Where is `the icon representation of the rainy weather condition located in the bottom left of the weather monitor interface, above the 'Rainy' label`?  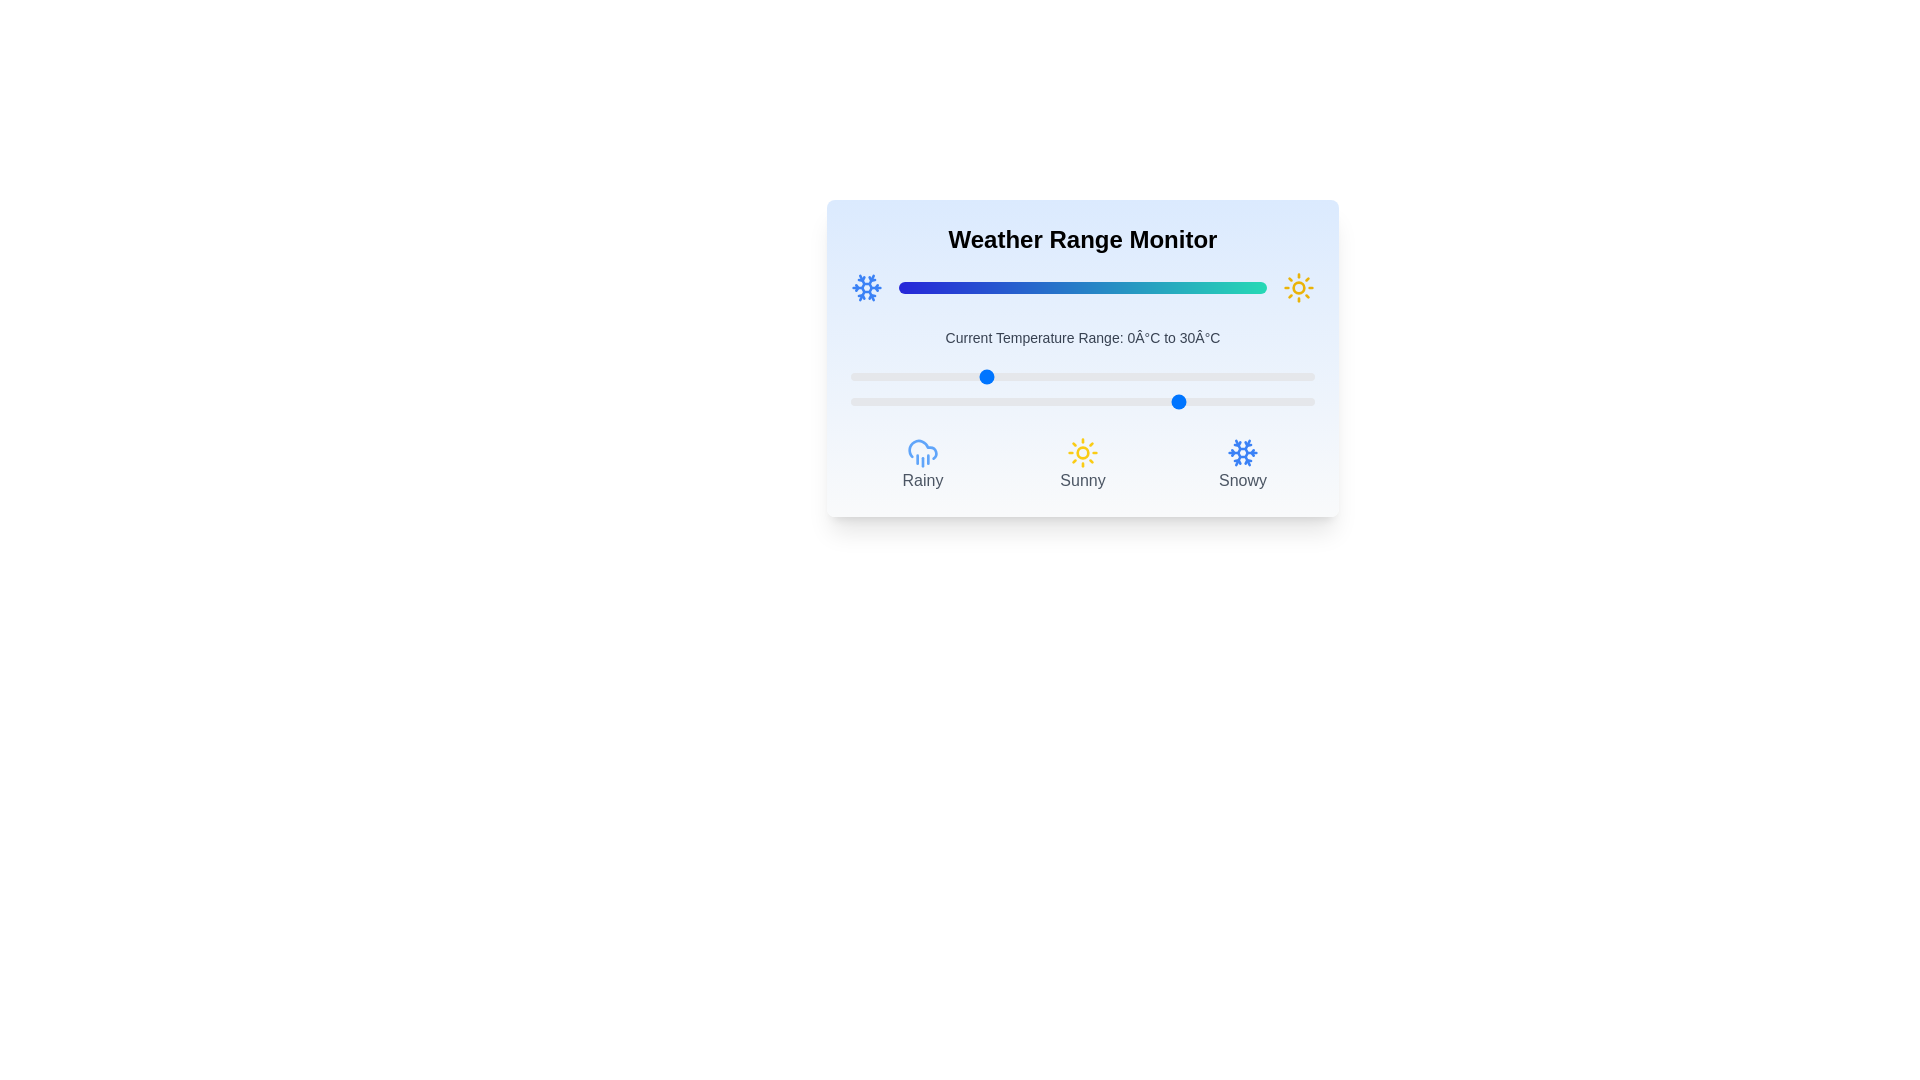
the icon representation of the rainy weather condition located in the bottom left of the weather monitor interface, above the 'Rainy' label is located at coordinates (921, 452).